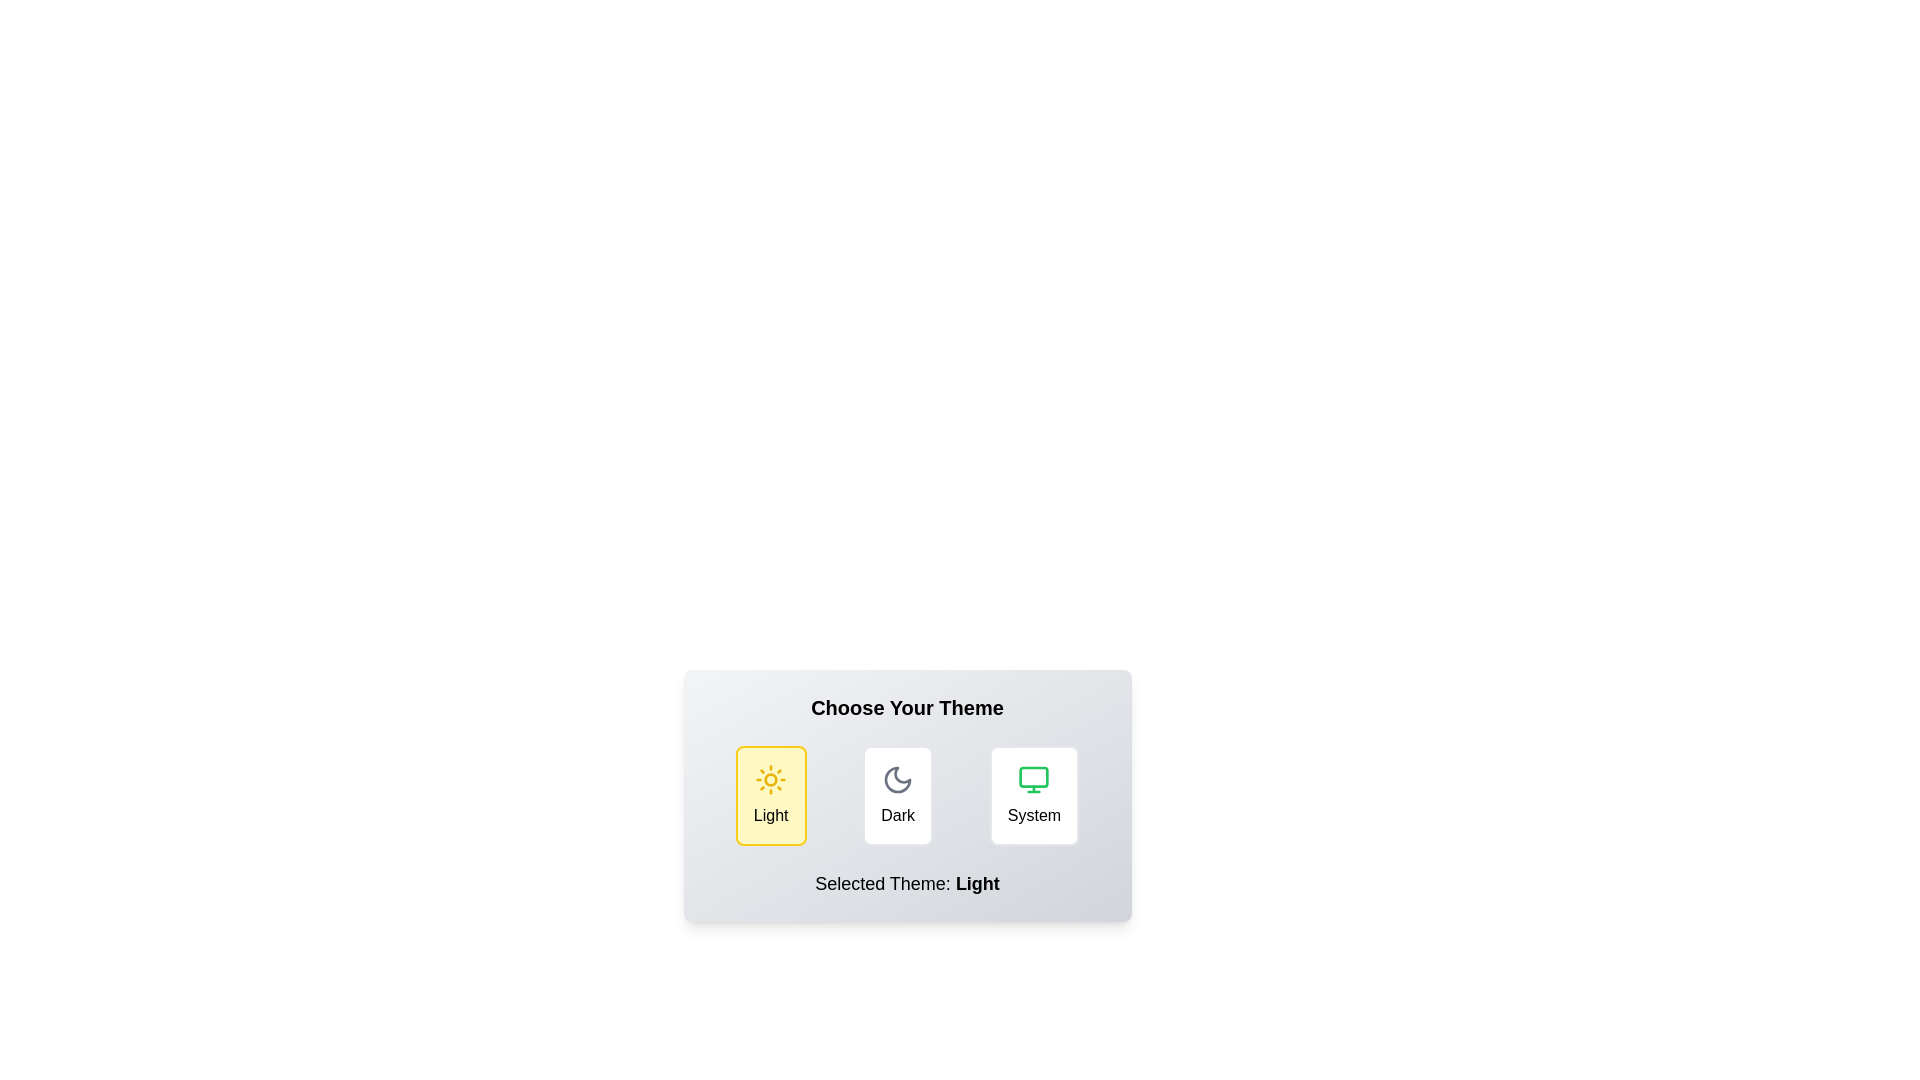 This screenshot has width=1920, height=1080. Describe the element at coordinates (896, 794) in the screenshot. I see `the theme by clicking on the corresponding button for Dark` at that location.